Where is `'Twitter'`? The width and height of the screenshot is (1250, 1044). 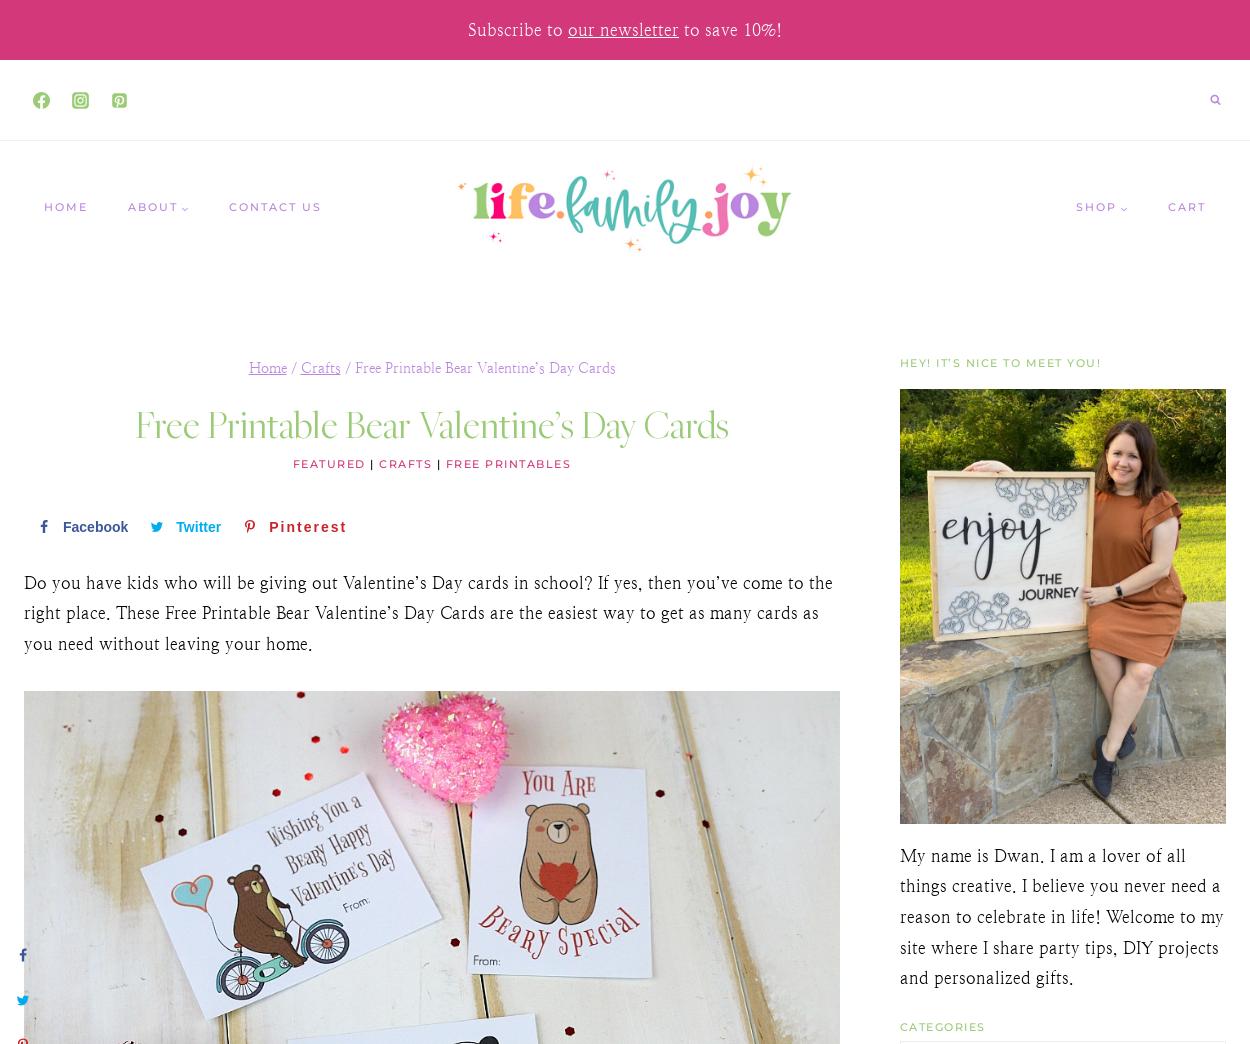 'Twitter' is located at coordinates (197, 526).